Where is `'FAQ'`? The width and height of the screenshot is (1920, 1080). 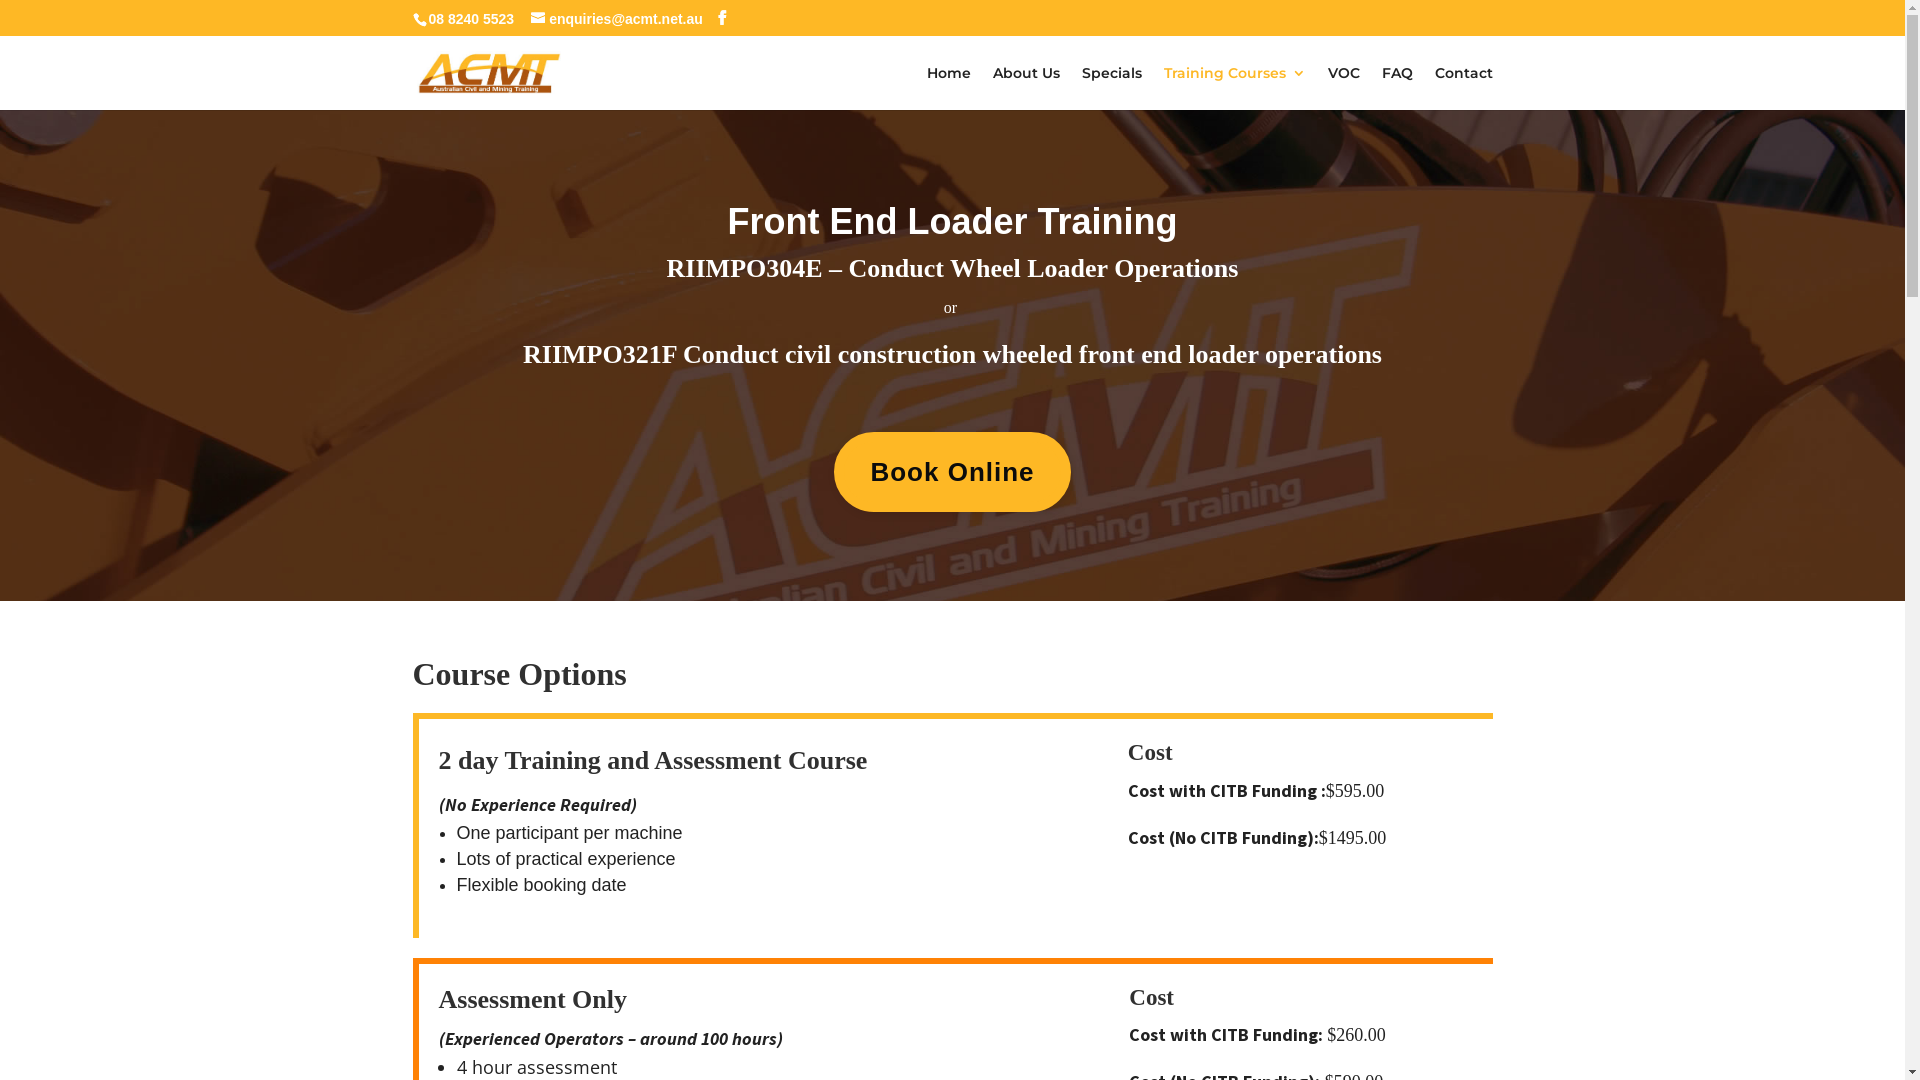
'FAQ' is located at coordinates (1396, 87).